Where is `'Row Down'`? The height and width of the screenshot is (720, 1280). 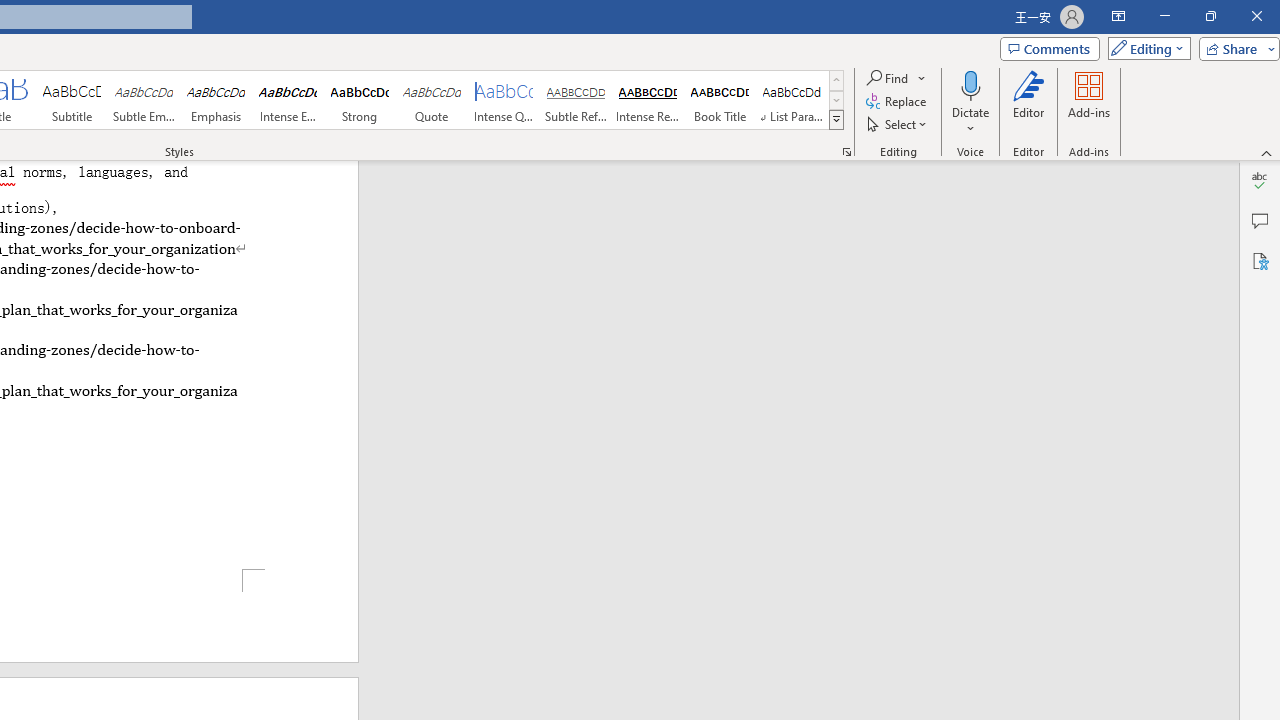 'Row Down' is located at coordinates (836, 100).